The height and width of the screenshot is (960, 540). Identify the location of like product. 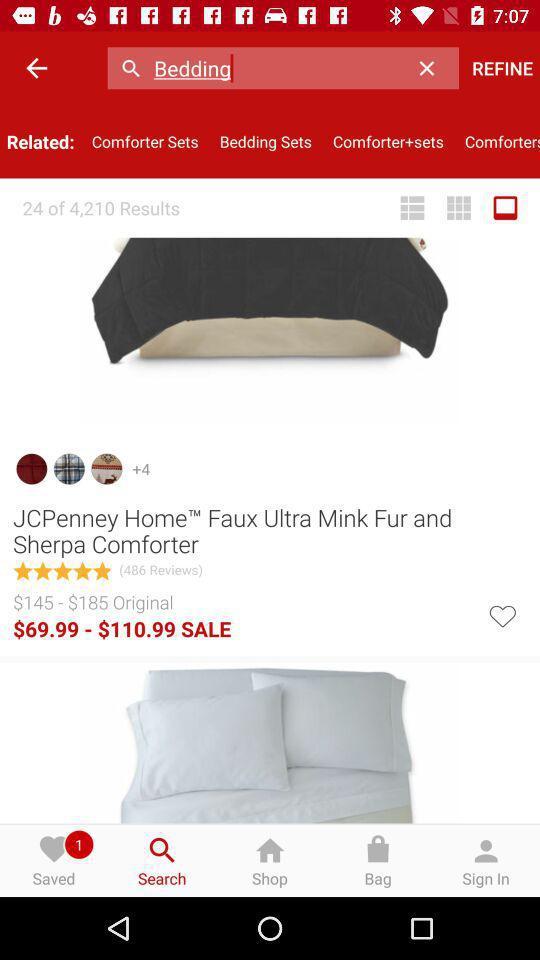
(501, 613).